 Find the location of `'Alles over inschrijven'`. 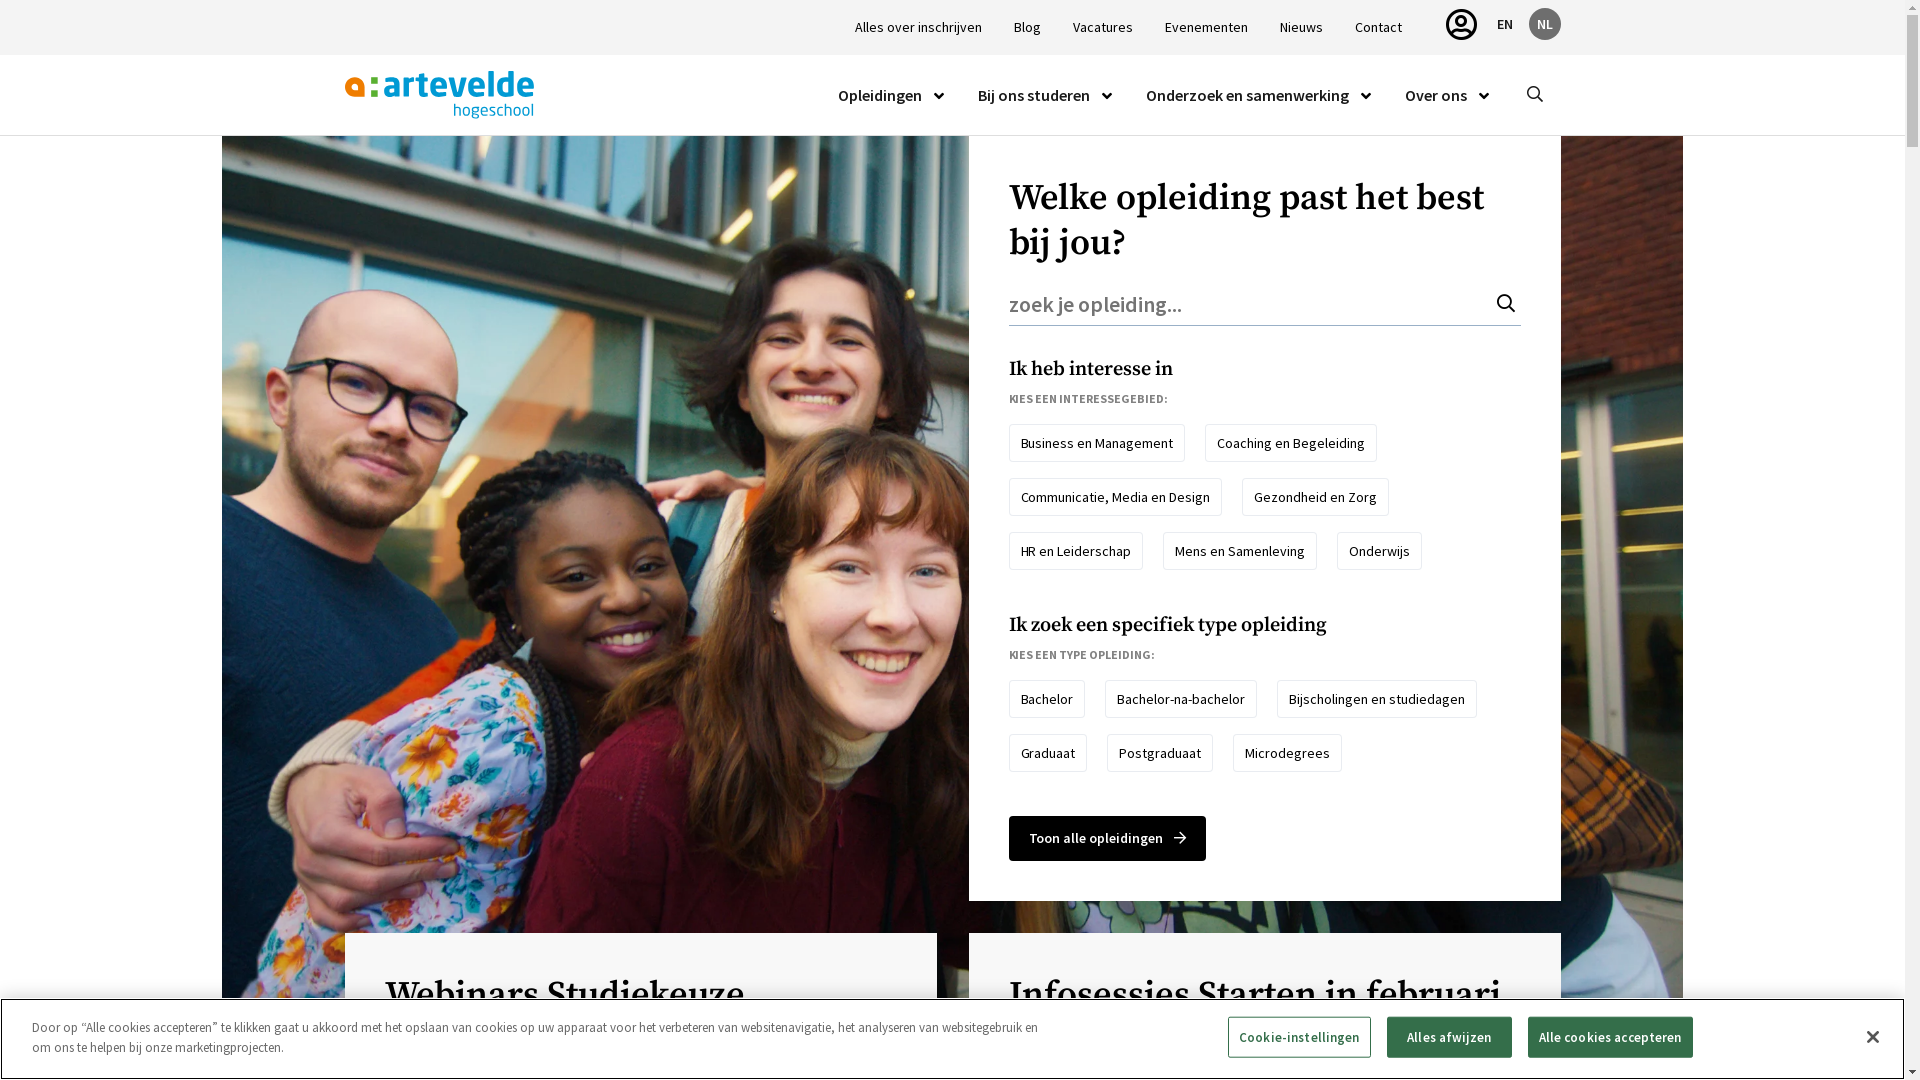

'Alles over inschrijven' is located at coordinates (916, 27).